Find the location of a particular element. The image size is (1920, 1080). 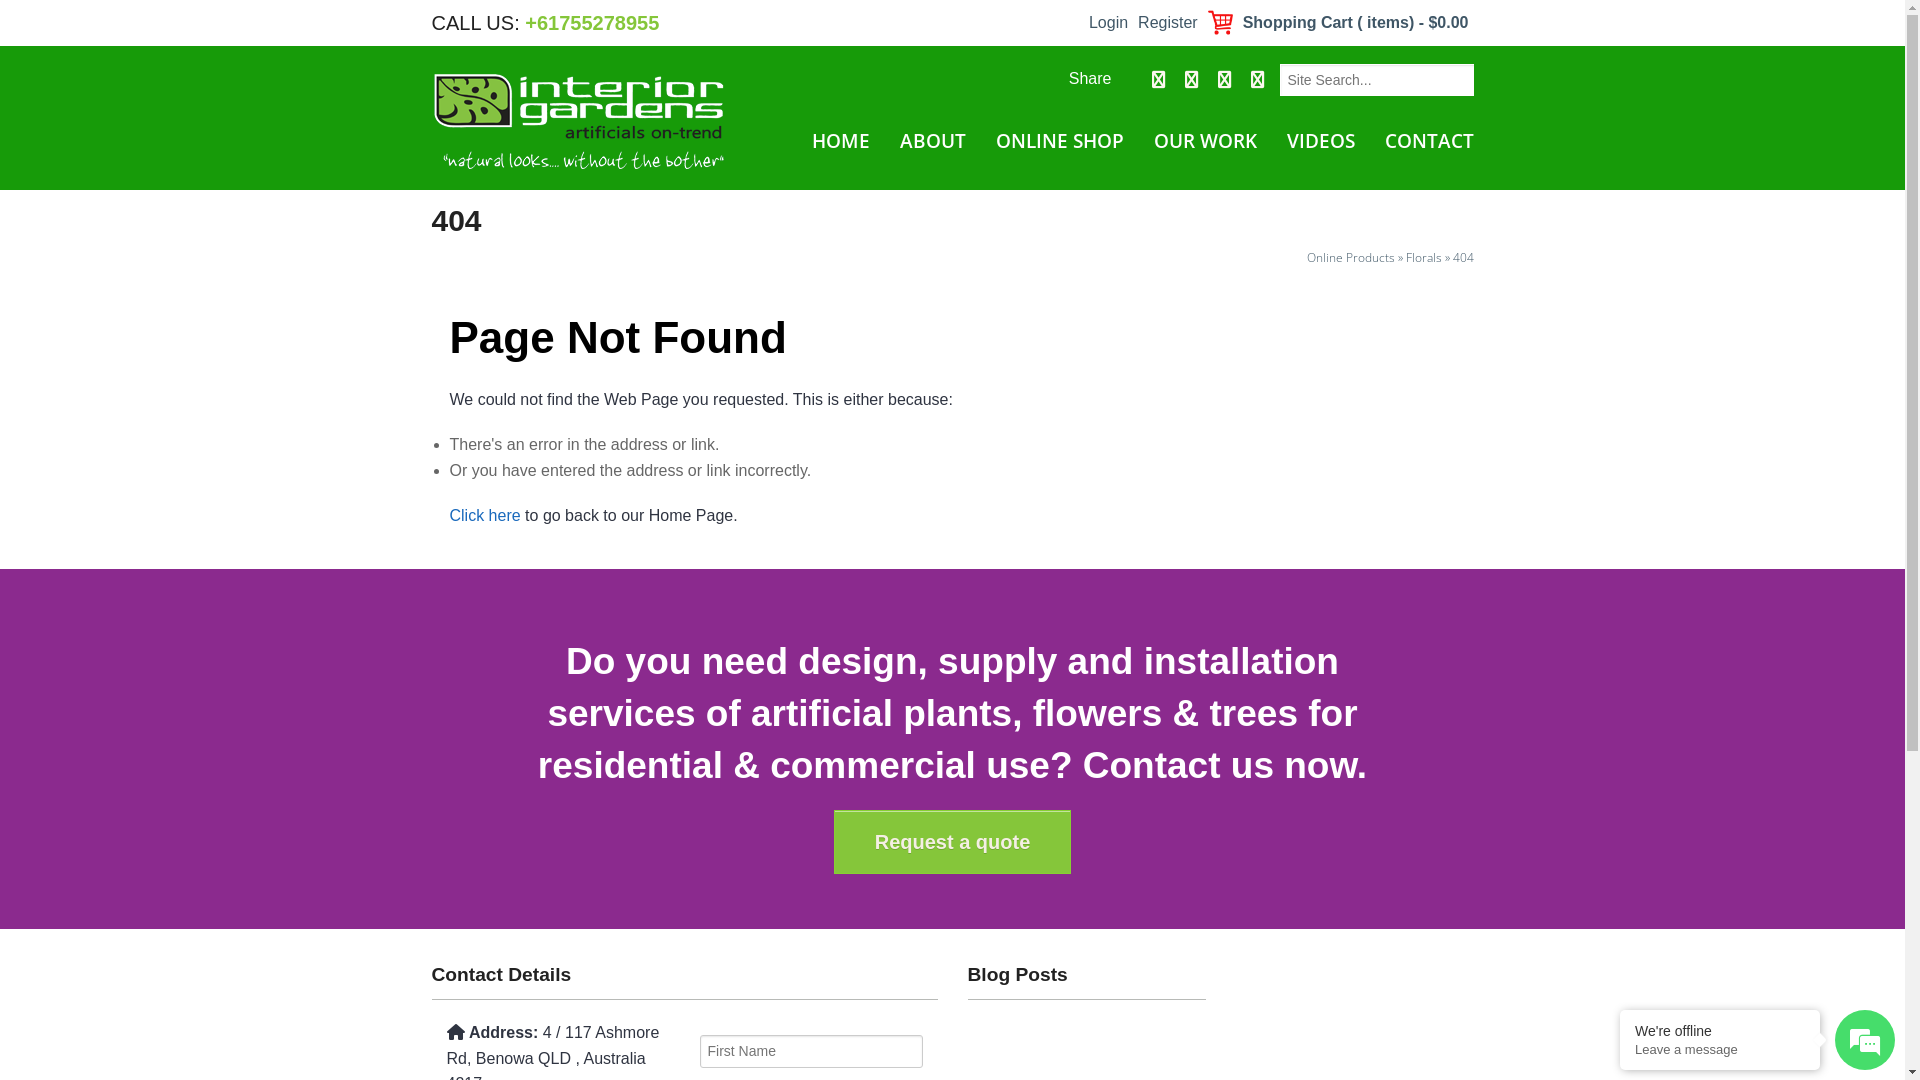

'Register' is located at coordinates (1132, 23).